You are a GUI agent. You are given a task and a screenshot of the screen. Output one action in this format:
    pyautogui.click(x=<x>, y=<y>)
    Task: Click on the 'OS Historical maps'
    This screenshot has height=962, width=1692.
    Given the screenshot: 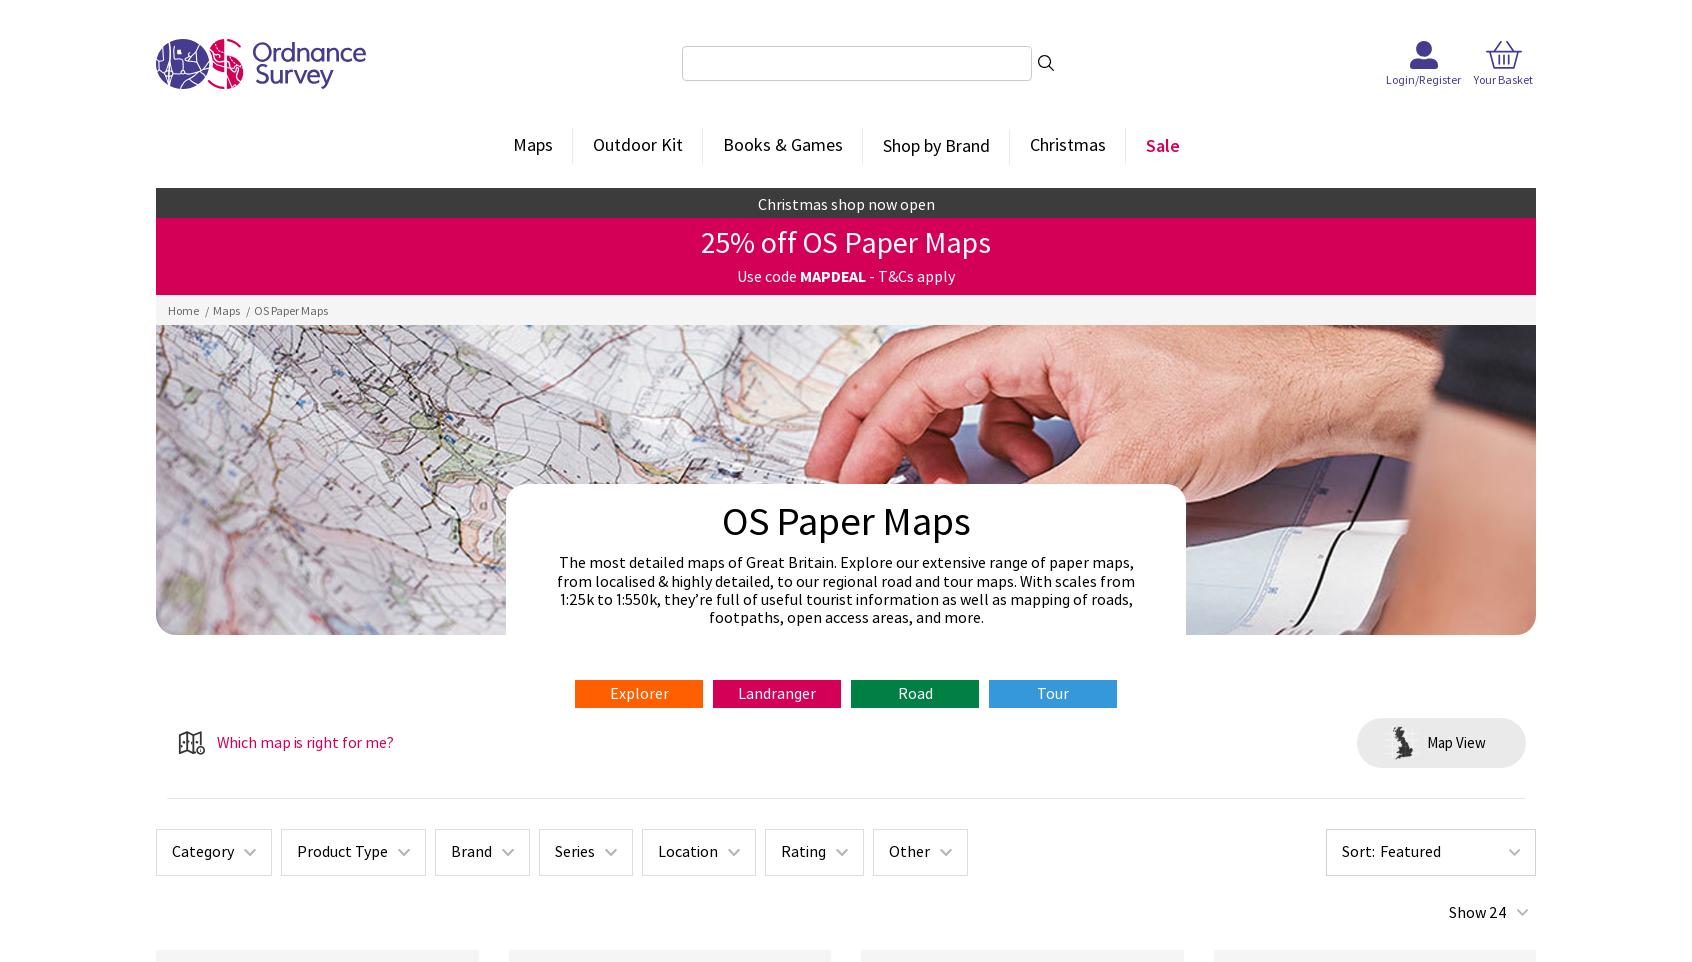 What is the action you would take?
    pyautogui.click(x=934, y=286)
    